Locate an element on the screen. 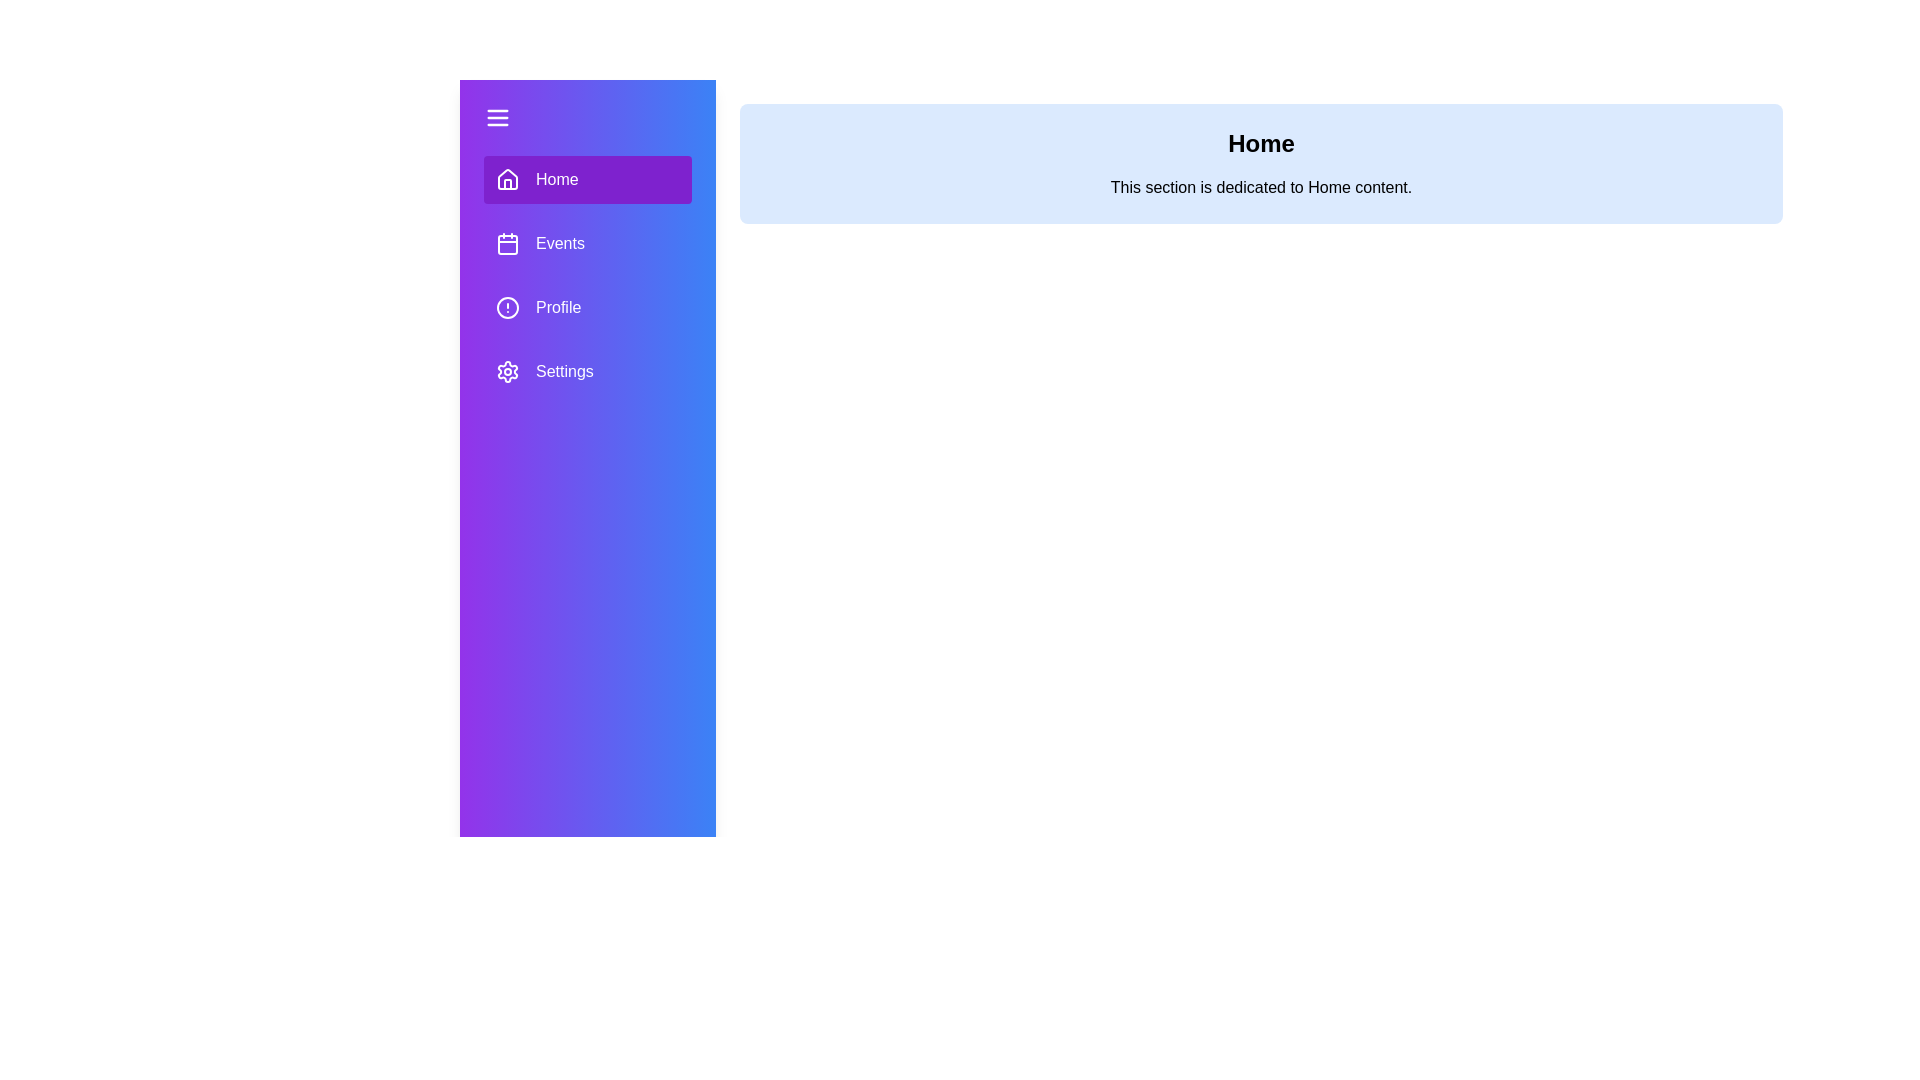 This screenshot has height=1080, width=1920. the 'Profile' text label in the vertical navigation menu on the left-hand side of the page is located at coordinates (558, 308).